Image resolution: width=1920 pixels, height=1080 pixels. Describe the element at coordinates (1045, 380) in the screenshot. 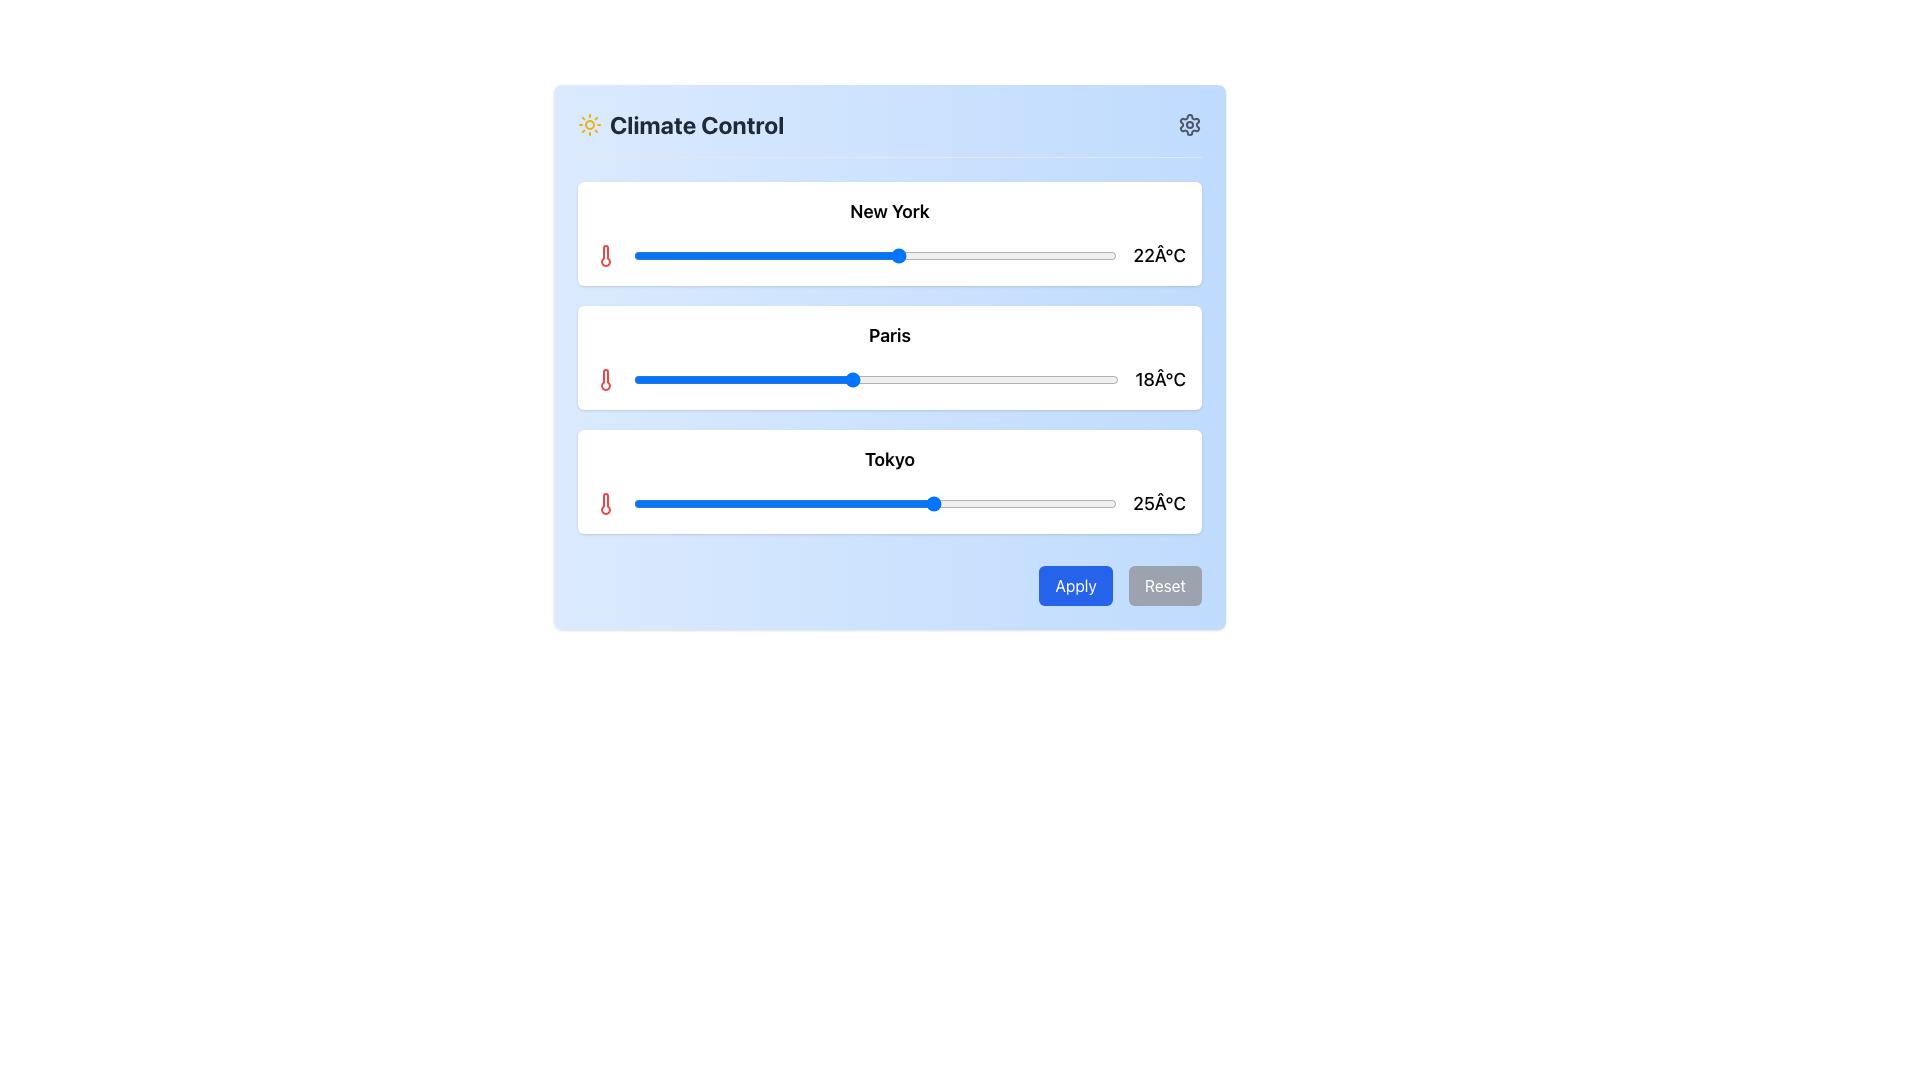

I see `the Paris temperature slider` at that location.